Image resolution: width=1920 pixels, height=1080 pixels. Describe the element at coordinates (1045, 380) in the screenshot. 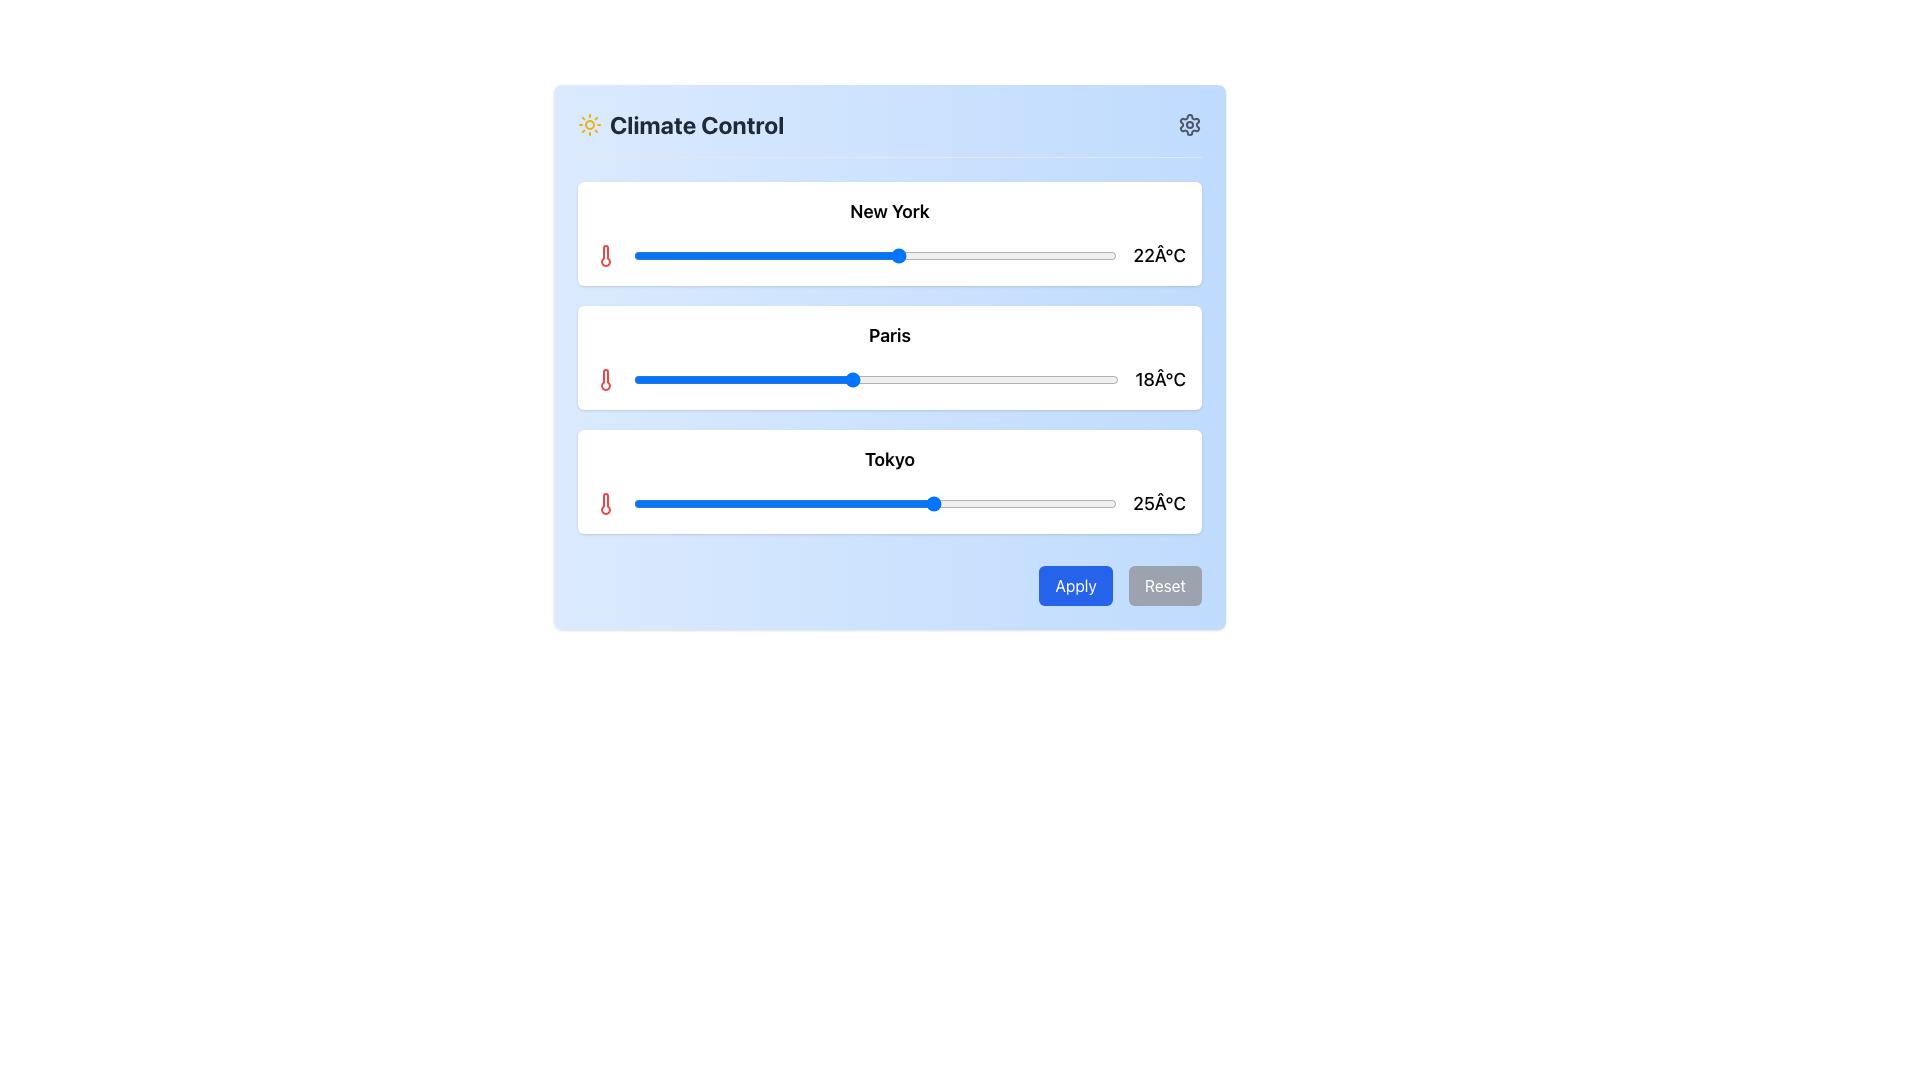

I see `the Paris temperature slider` at that location.